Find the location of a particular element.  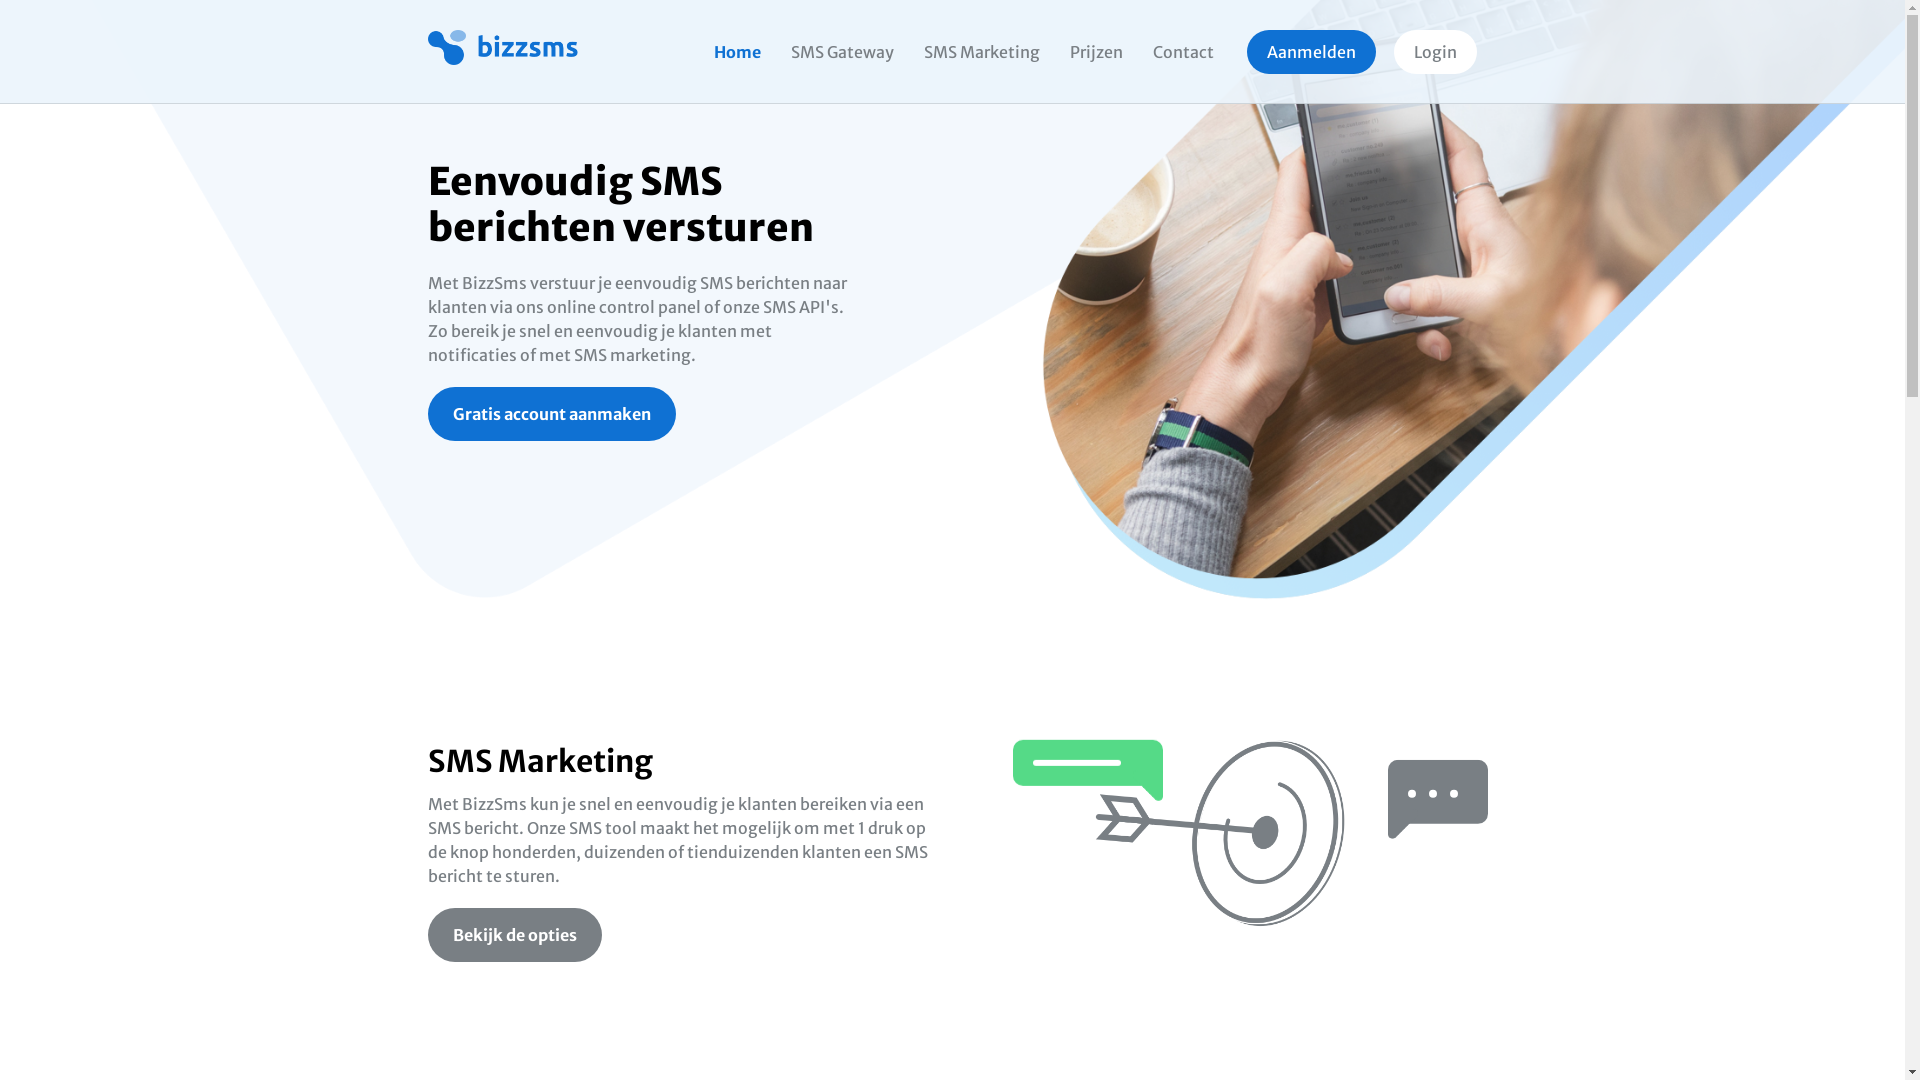

'Contact' is located at coordinates (1183, 50).